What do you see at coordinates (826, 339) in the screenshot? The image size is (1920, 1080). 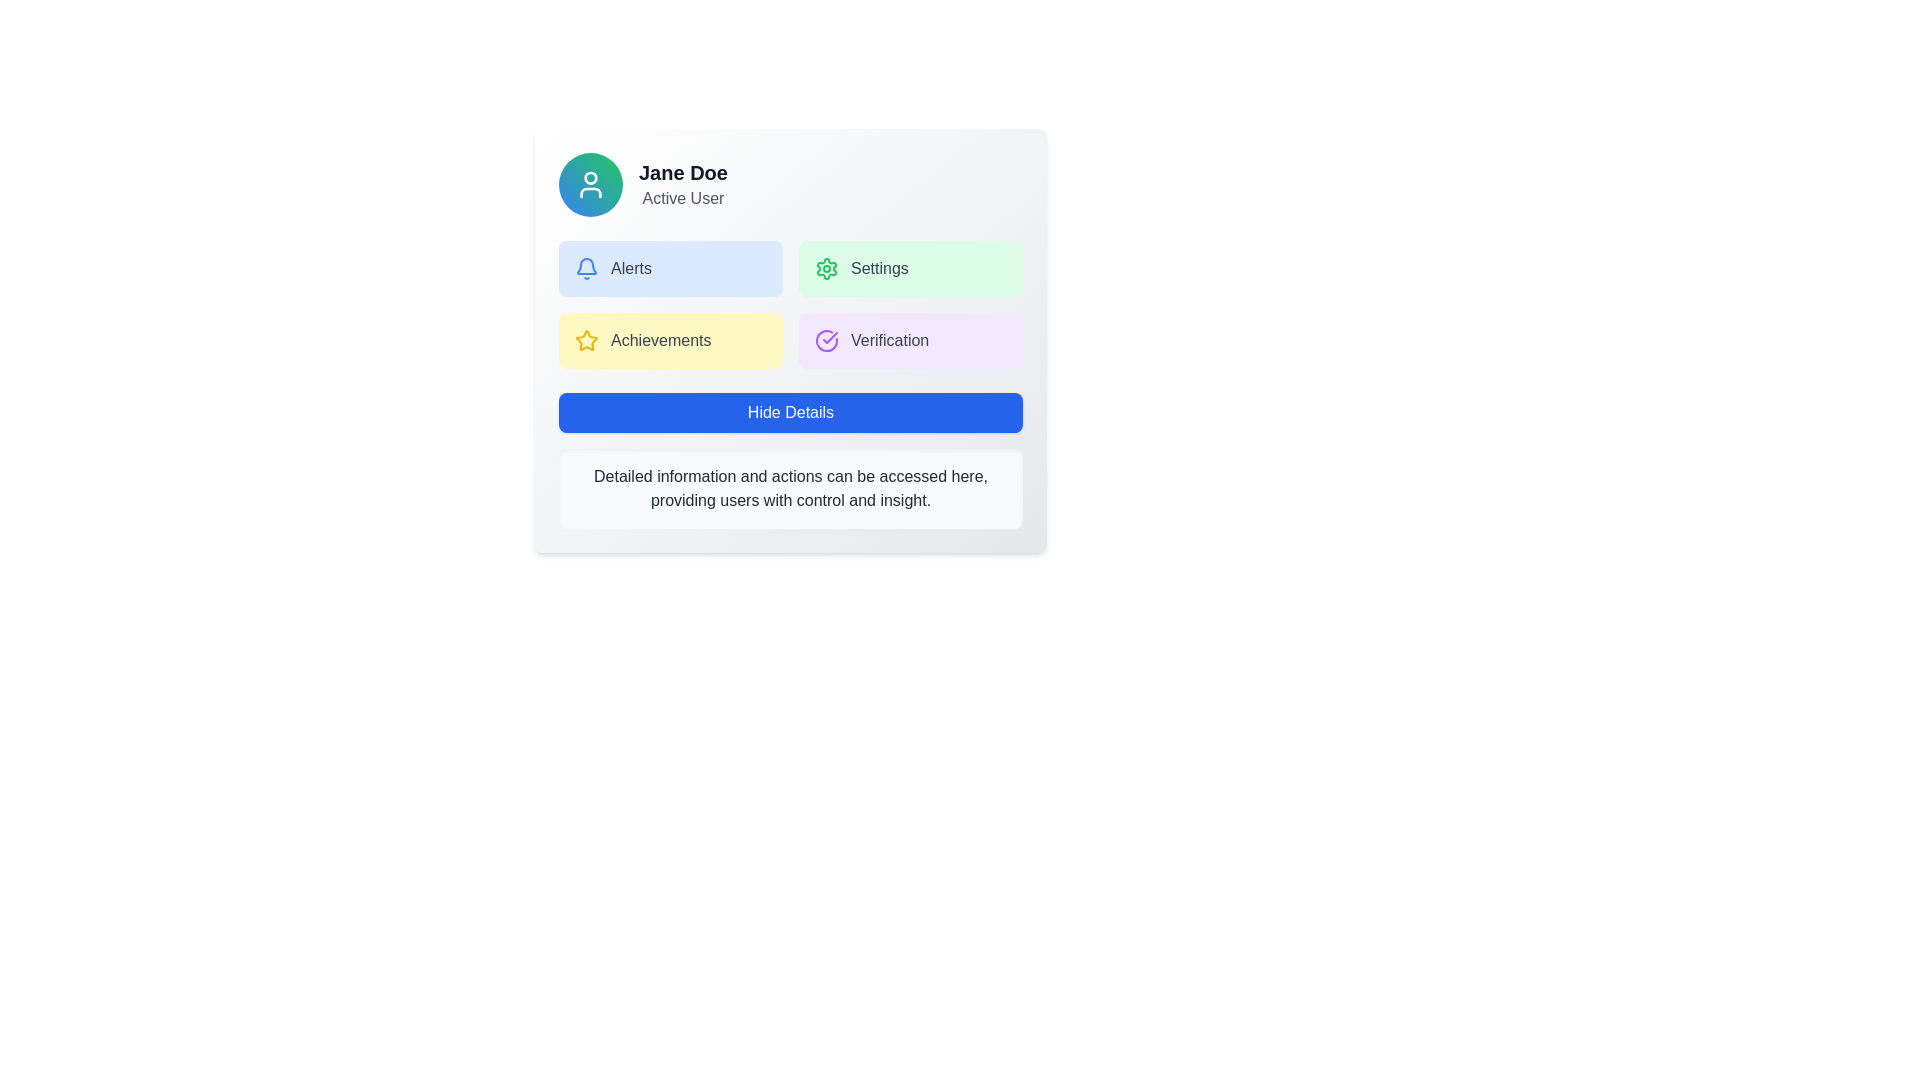 I see `the state of the circular purple check mark icon located at the bottom-right cell of the top section of the card interface, aligned with the 'Settings' button and 'Achievements' button` at bounding box center [826, 339].